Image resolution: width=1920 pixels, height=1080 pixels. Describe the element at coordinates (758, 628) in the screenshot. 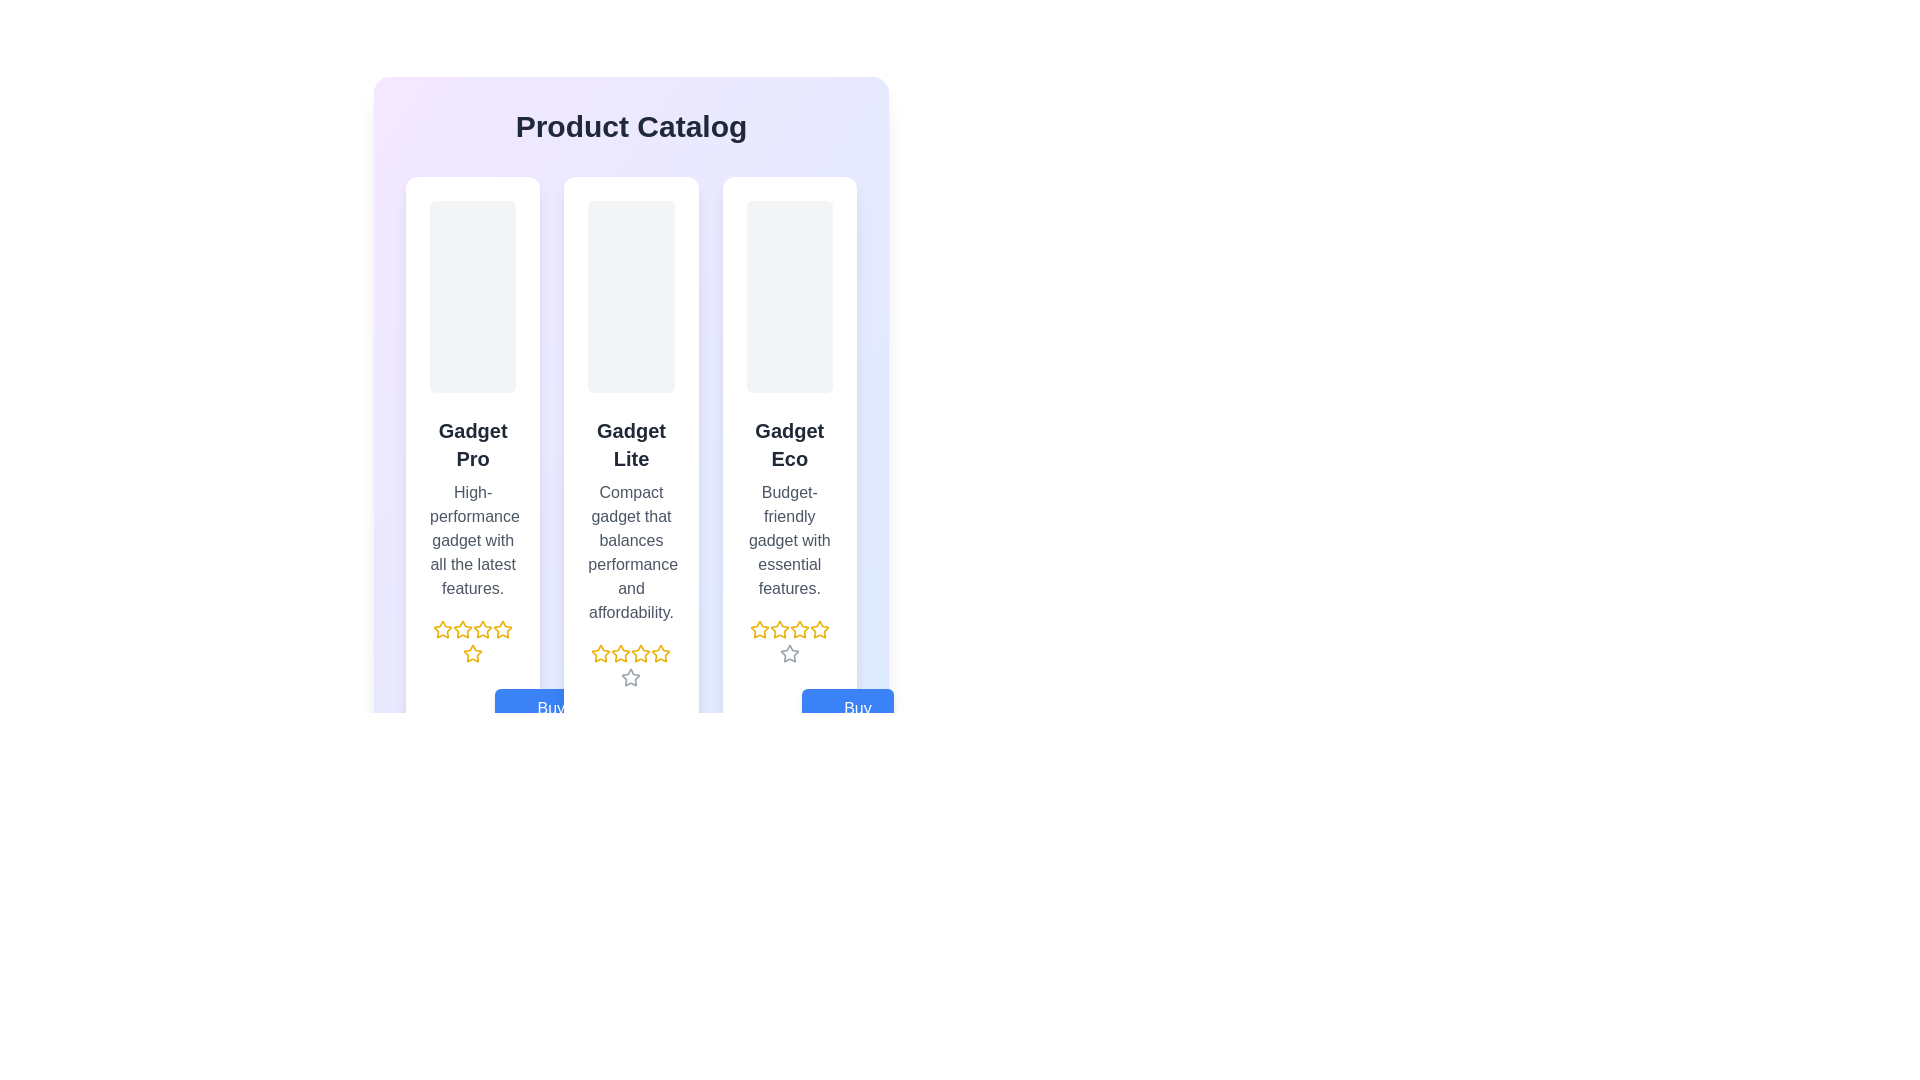

I see `the leftmost yellow star icon` at that location.